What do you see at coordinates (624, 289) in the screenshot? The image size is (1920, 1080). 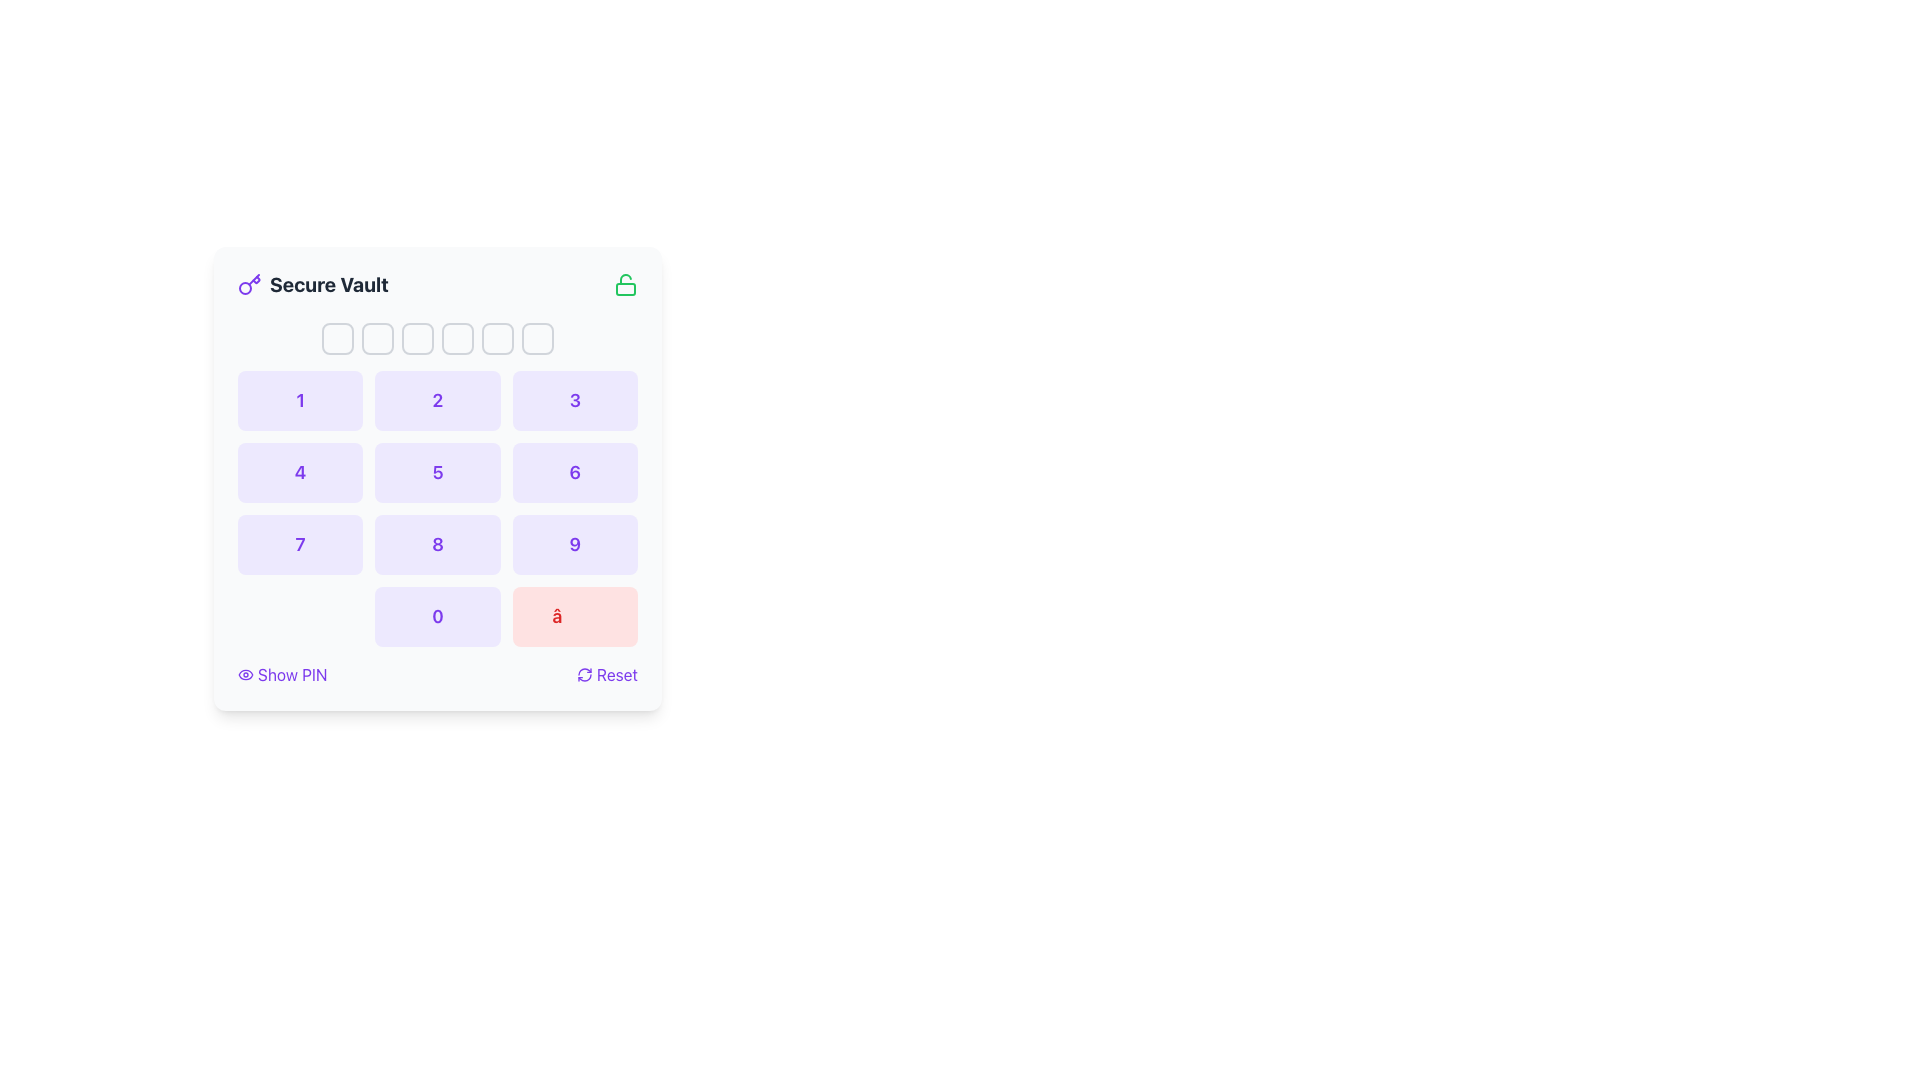 I see `the bottom rectangular portion of the lock icon, which is green and located beneath the semi-circular arc of the lock icon in the top-right corner of the interface` at bounding box center [624, 289].